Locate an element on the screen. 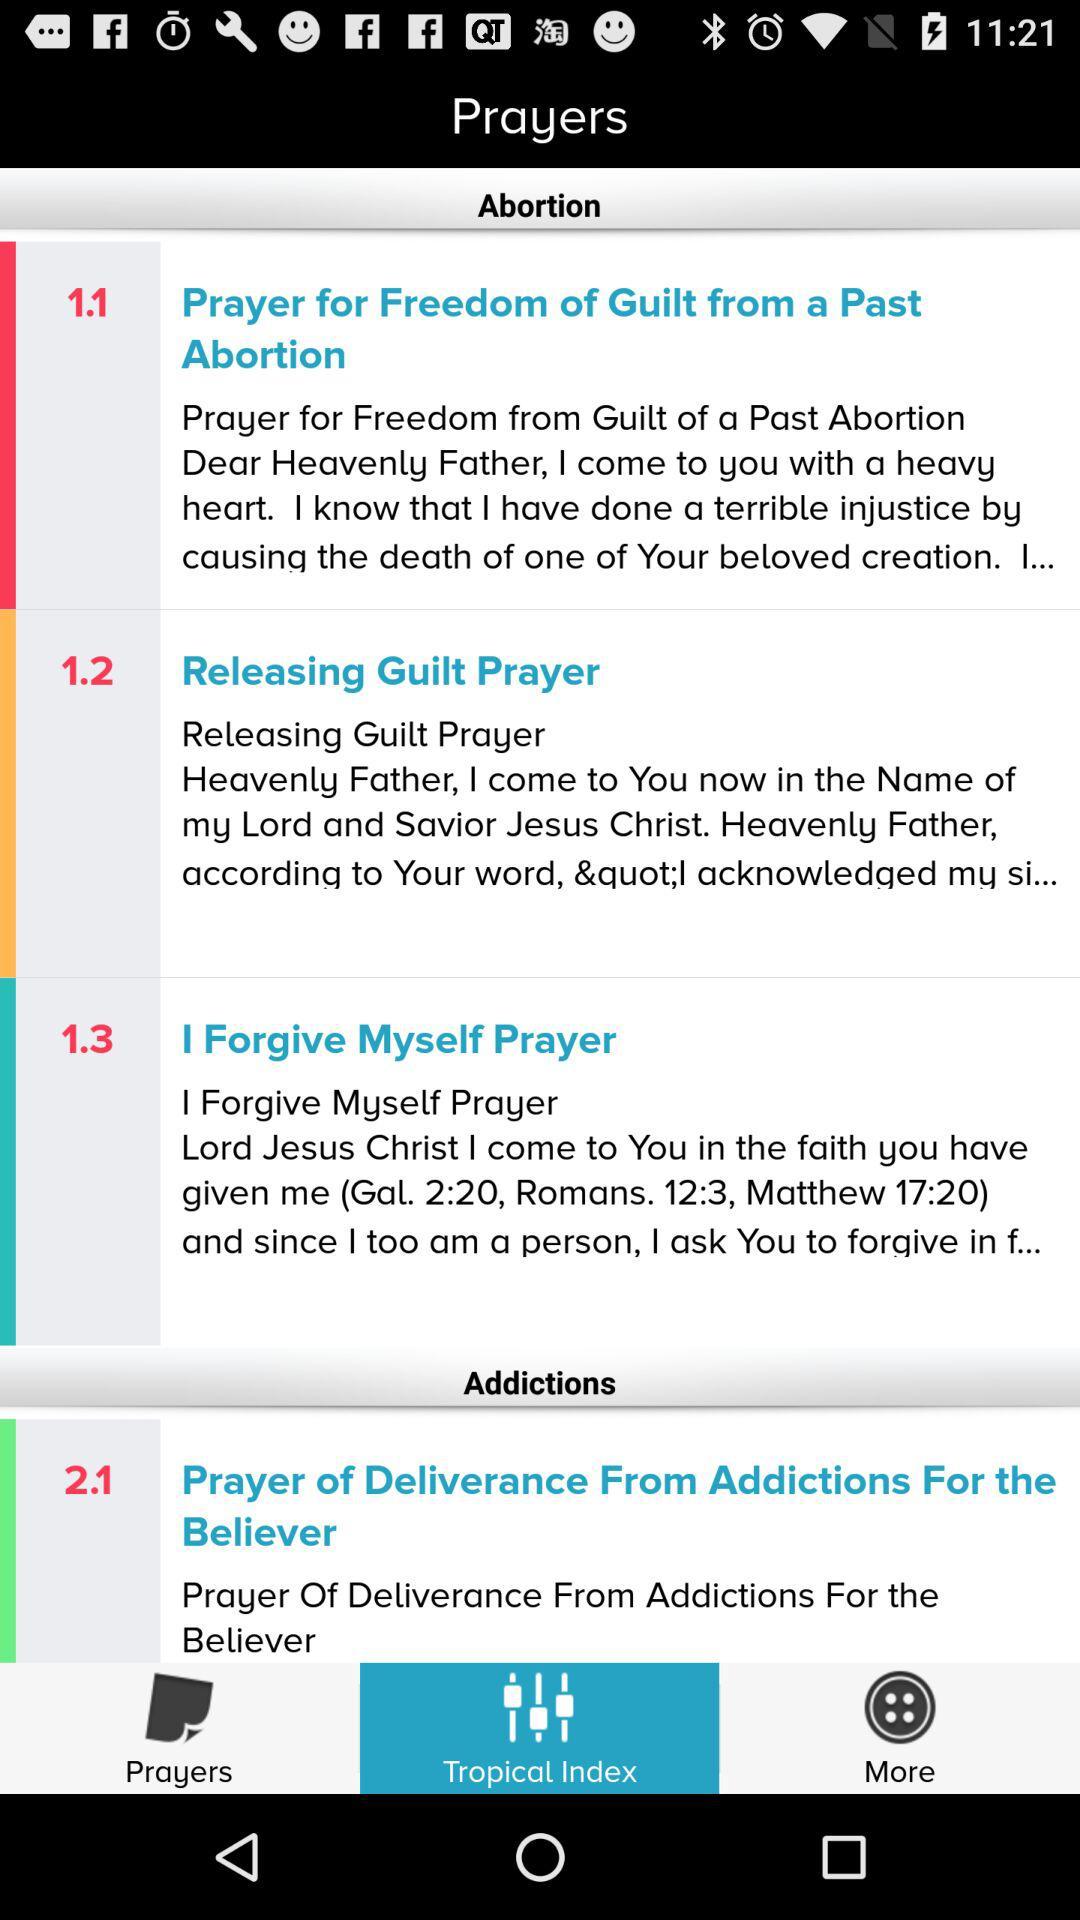 Image resolution: width=1080 pixels, height=1920 pixels. the symbol which is immediately above tropical index is located at coordinates (540, 1716).